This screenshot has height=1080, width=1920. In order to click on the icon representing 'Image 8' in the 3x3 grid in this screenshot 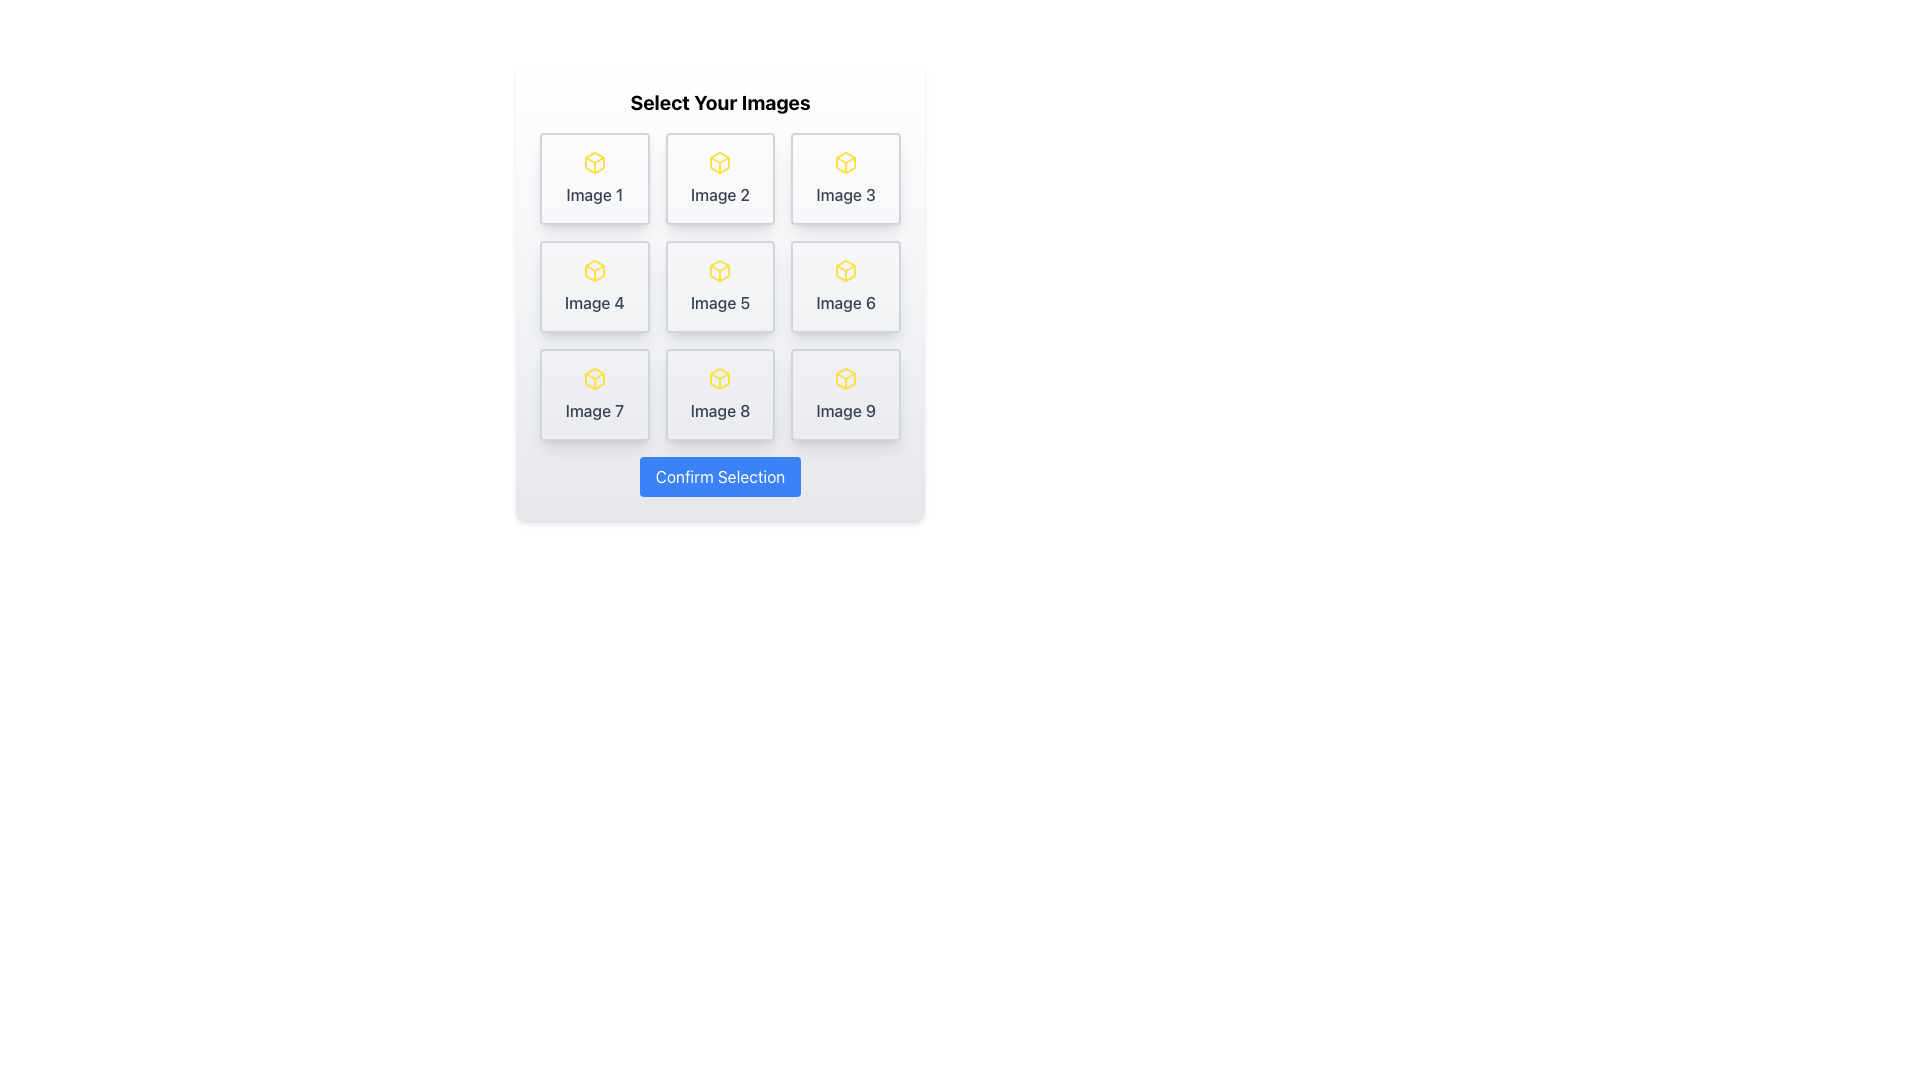, I will do `click(720, 378)`.